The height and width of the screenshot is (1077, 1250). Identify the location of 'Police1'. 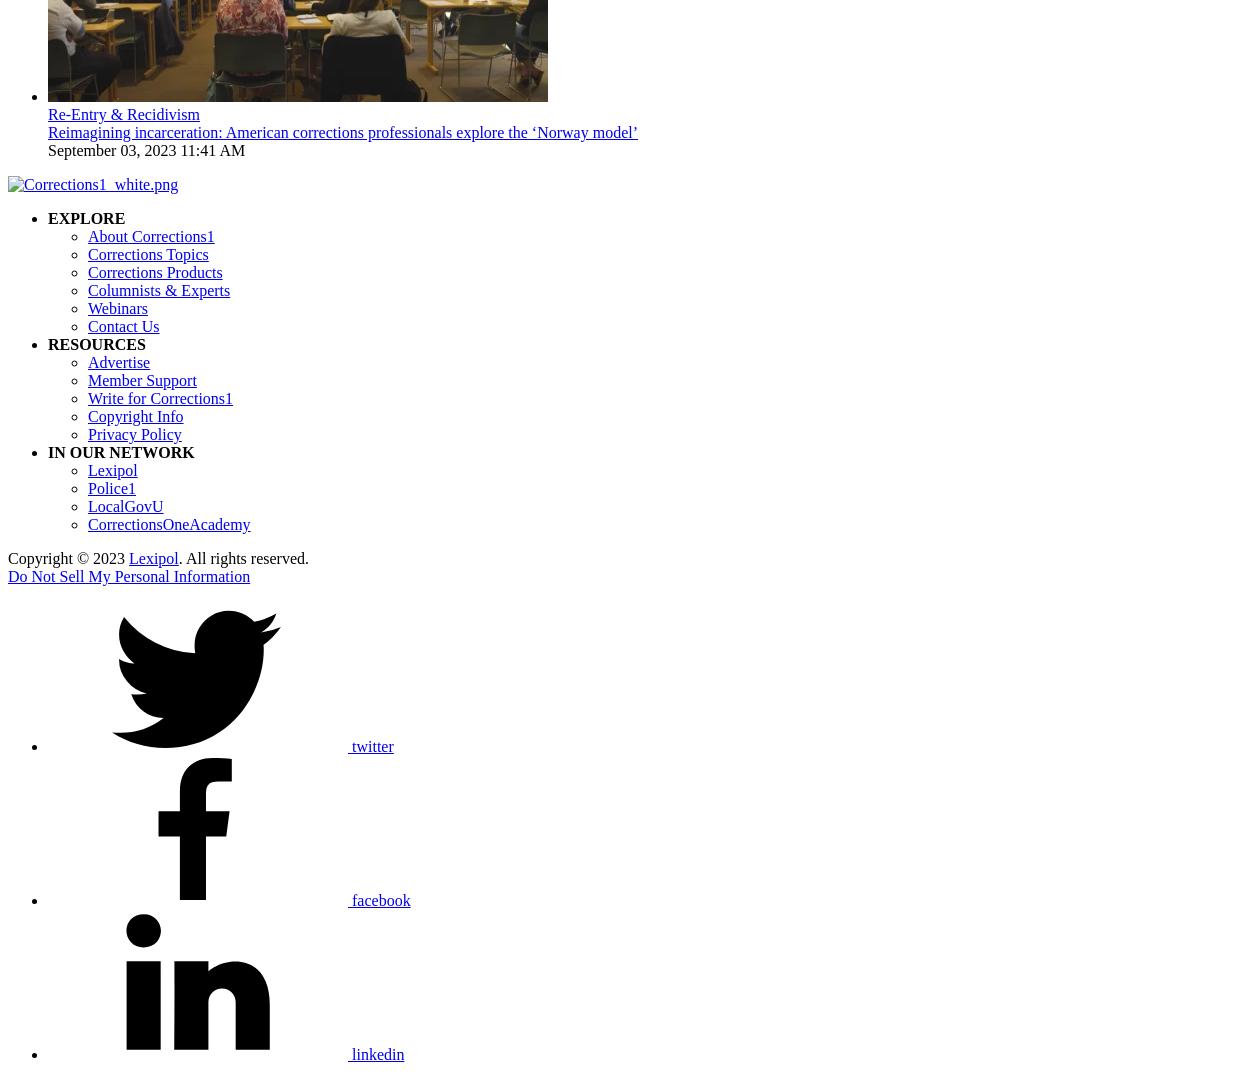
(111, 488).